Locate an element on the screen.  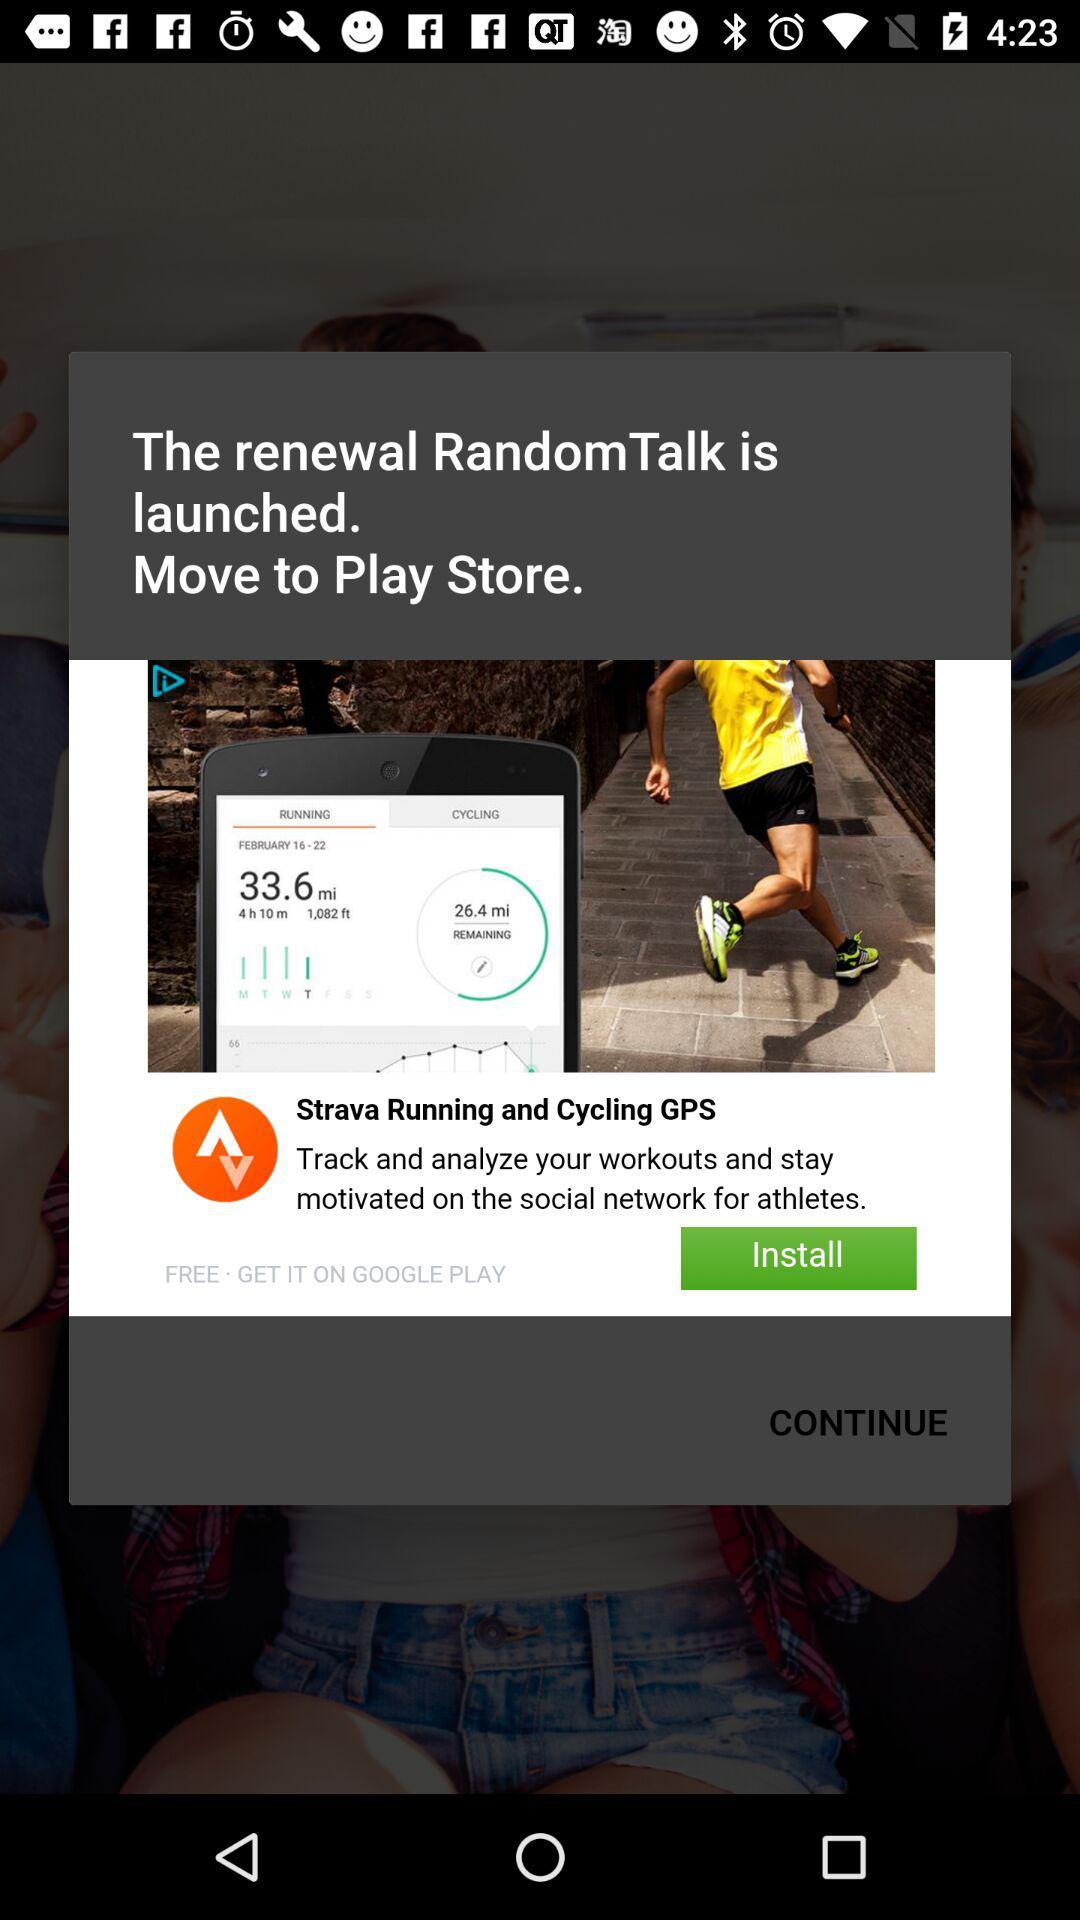
to install is located at coordinates (540, 988).